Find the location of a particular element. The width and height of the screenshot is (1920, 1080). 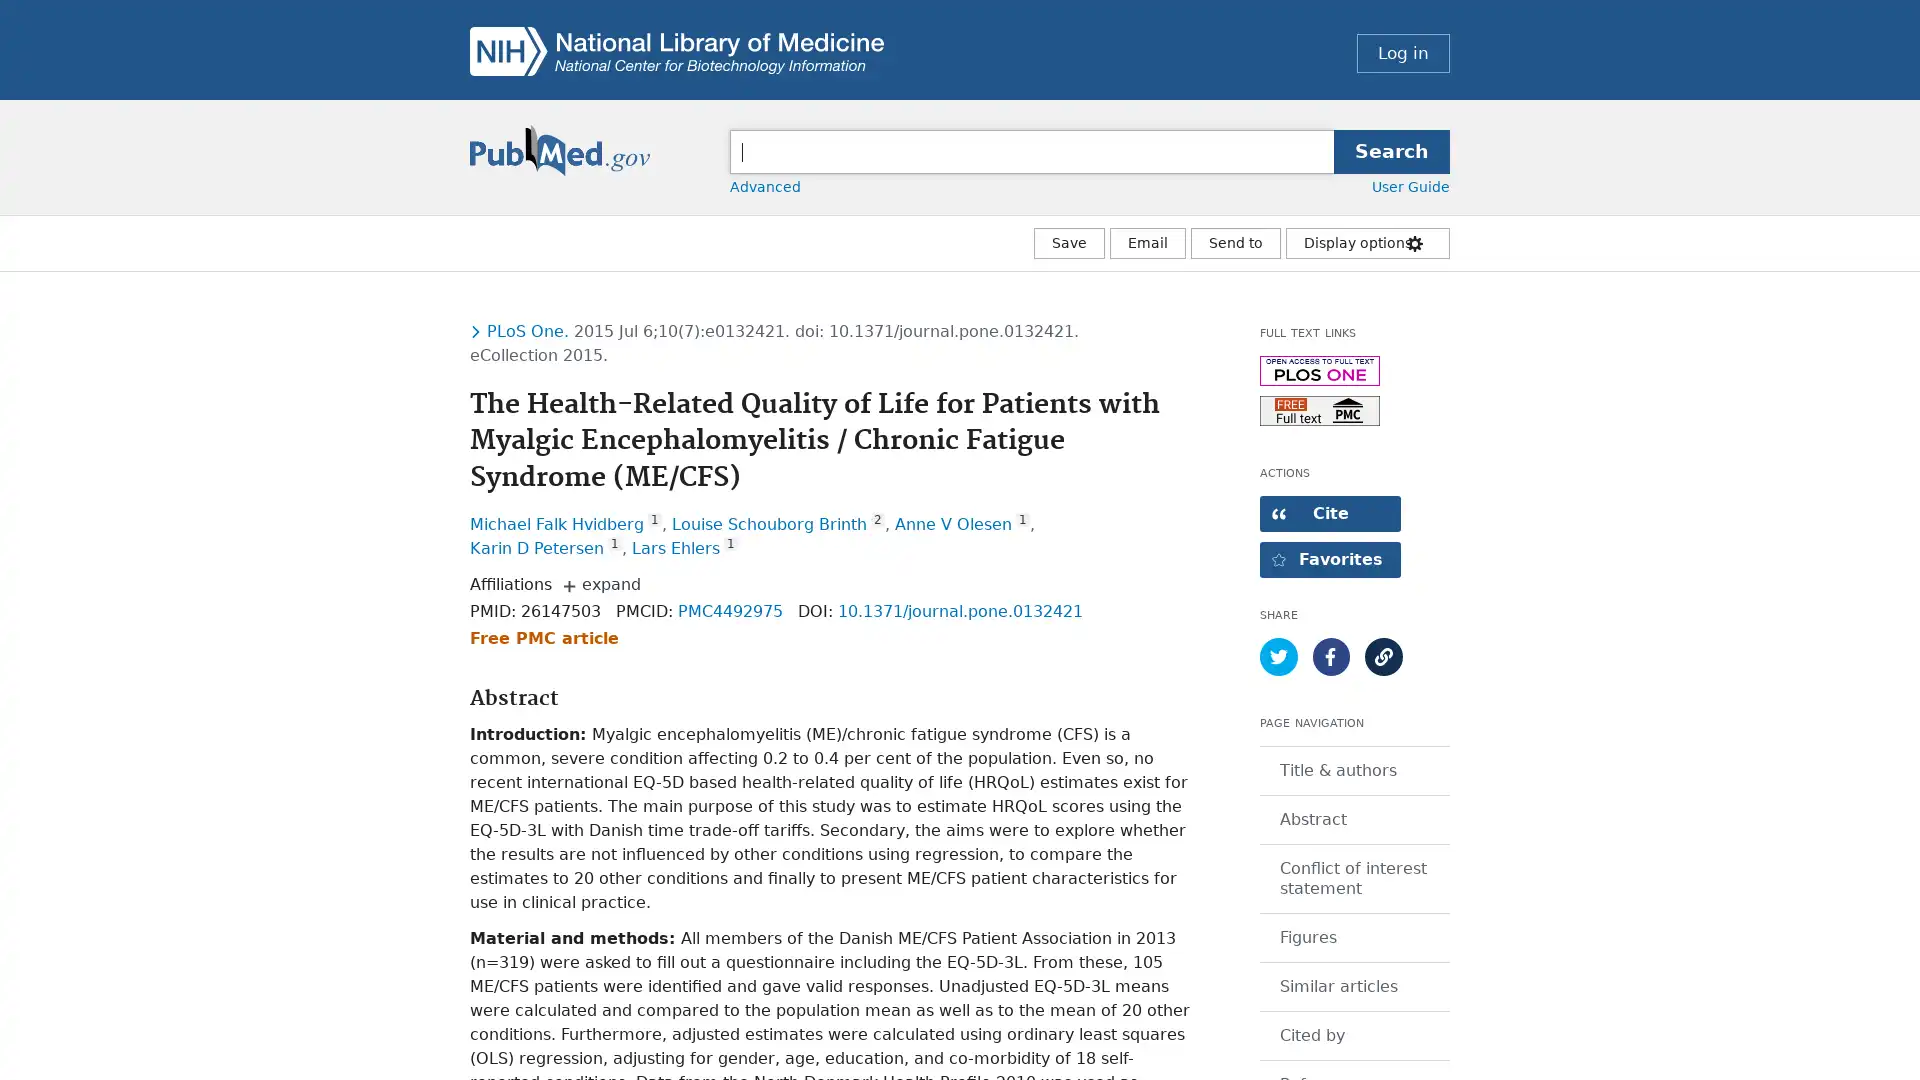

Toggle dropdown menu for journal PloS one is located at coordinates (517, 330).